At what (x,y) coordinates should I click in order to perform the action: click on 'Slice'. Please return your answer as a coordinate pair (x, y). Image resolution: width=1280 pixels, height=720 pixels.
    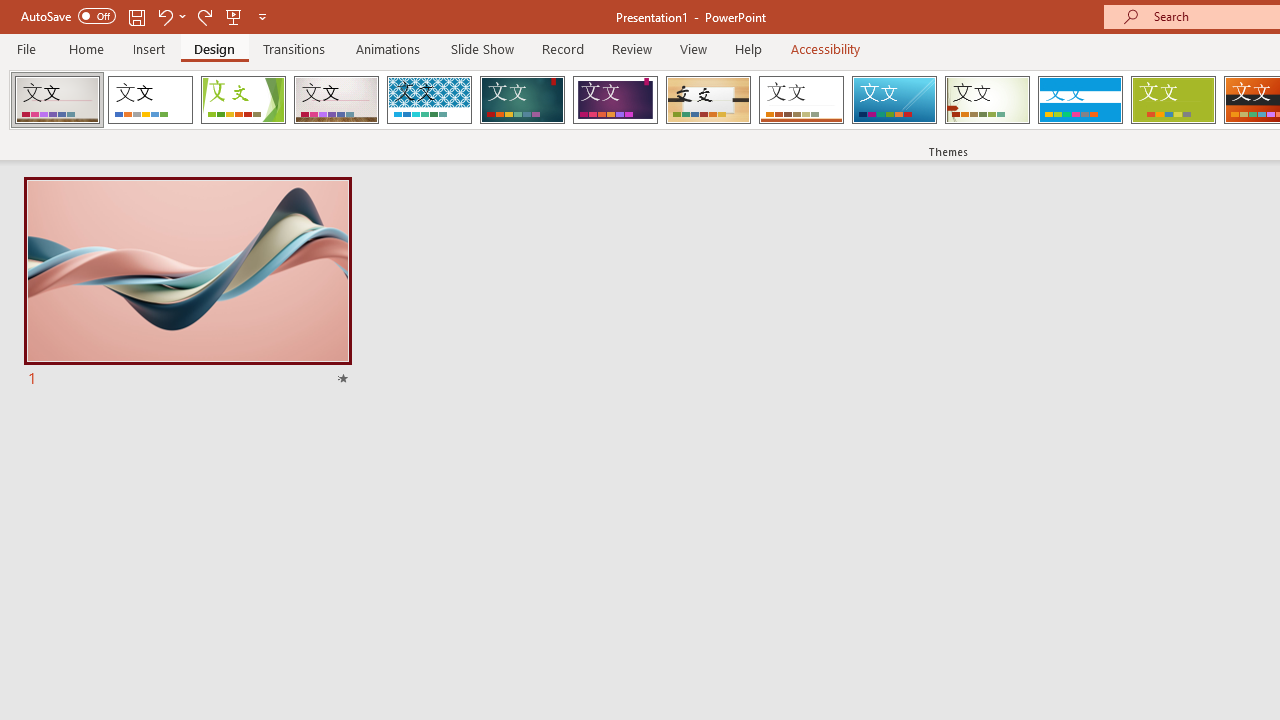
    Looking at the image, I should click on (893, 100).